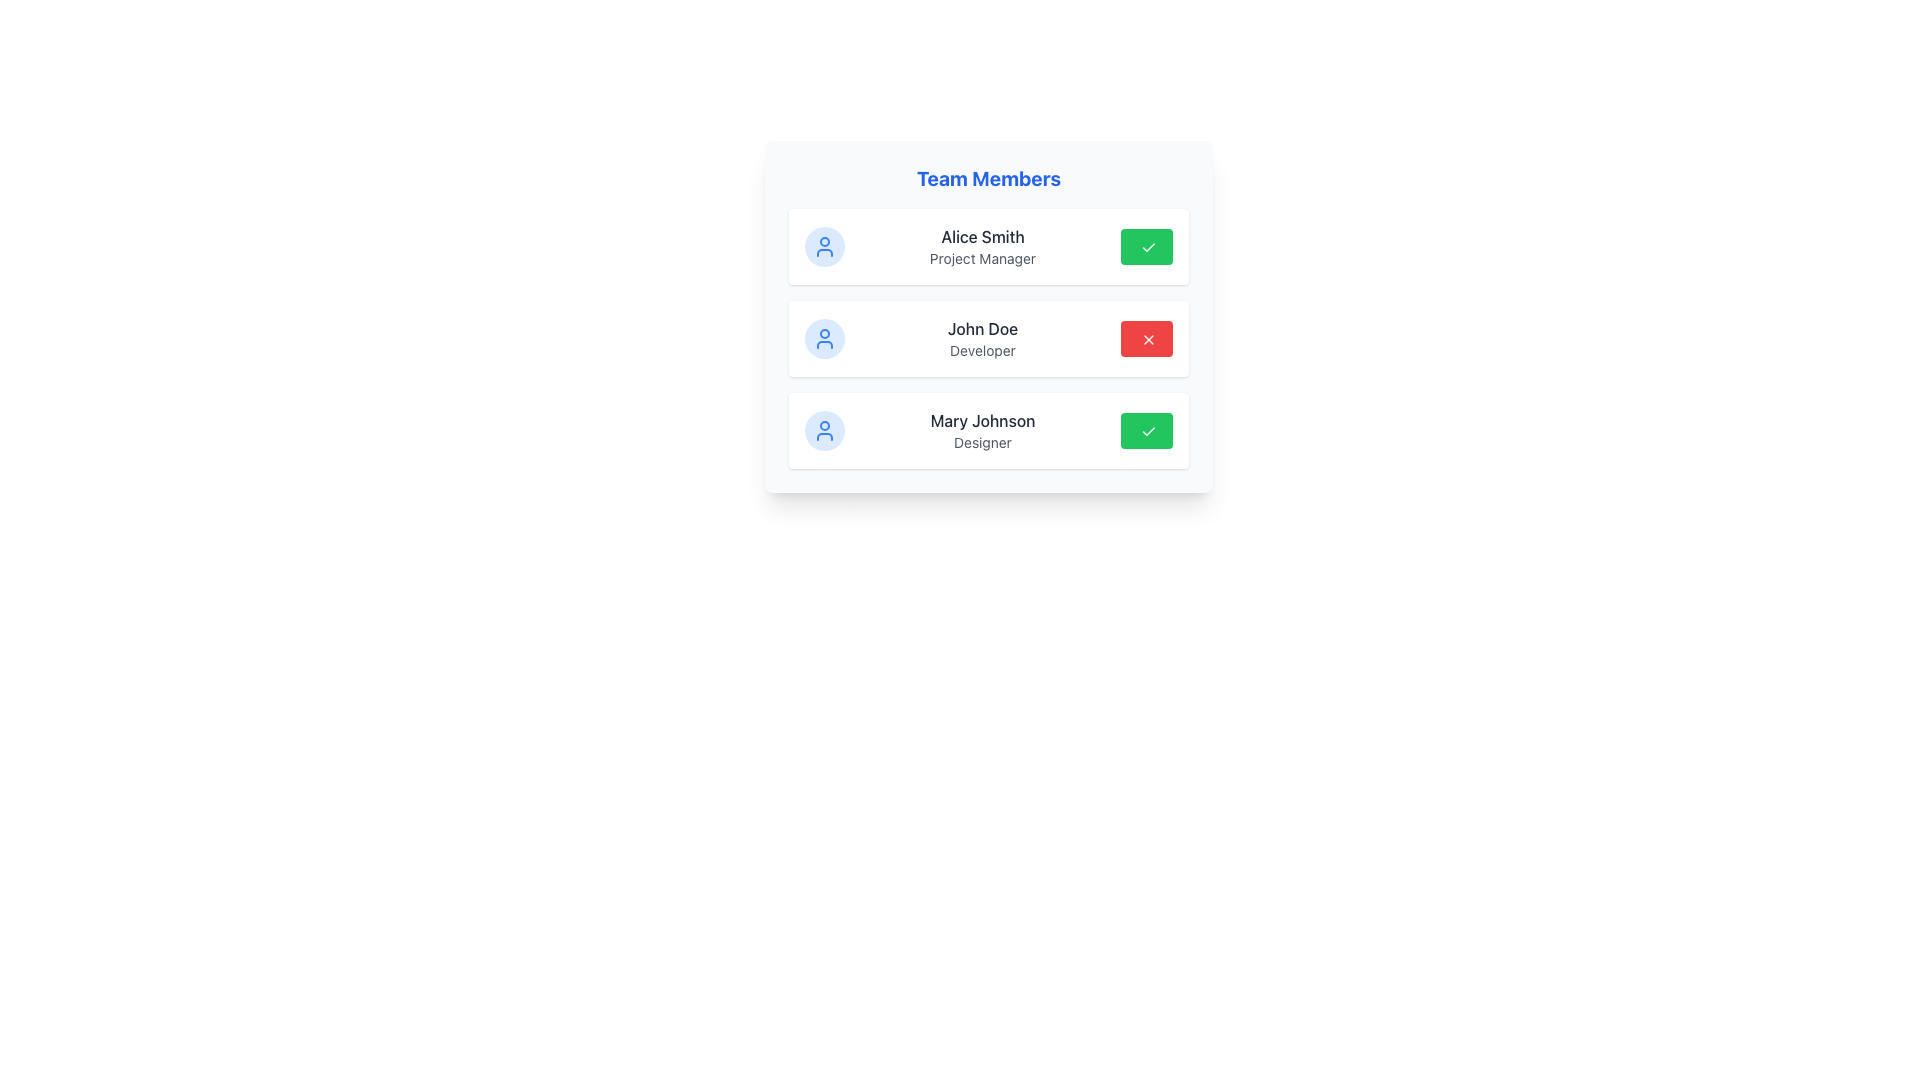 The height and width of the screenshot is (1080, 1920). I want to click on the removal SVG icon located to the far right of the list item for 'John Doe', the Developer, so click(1148, 338).